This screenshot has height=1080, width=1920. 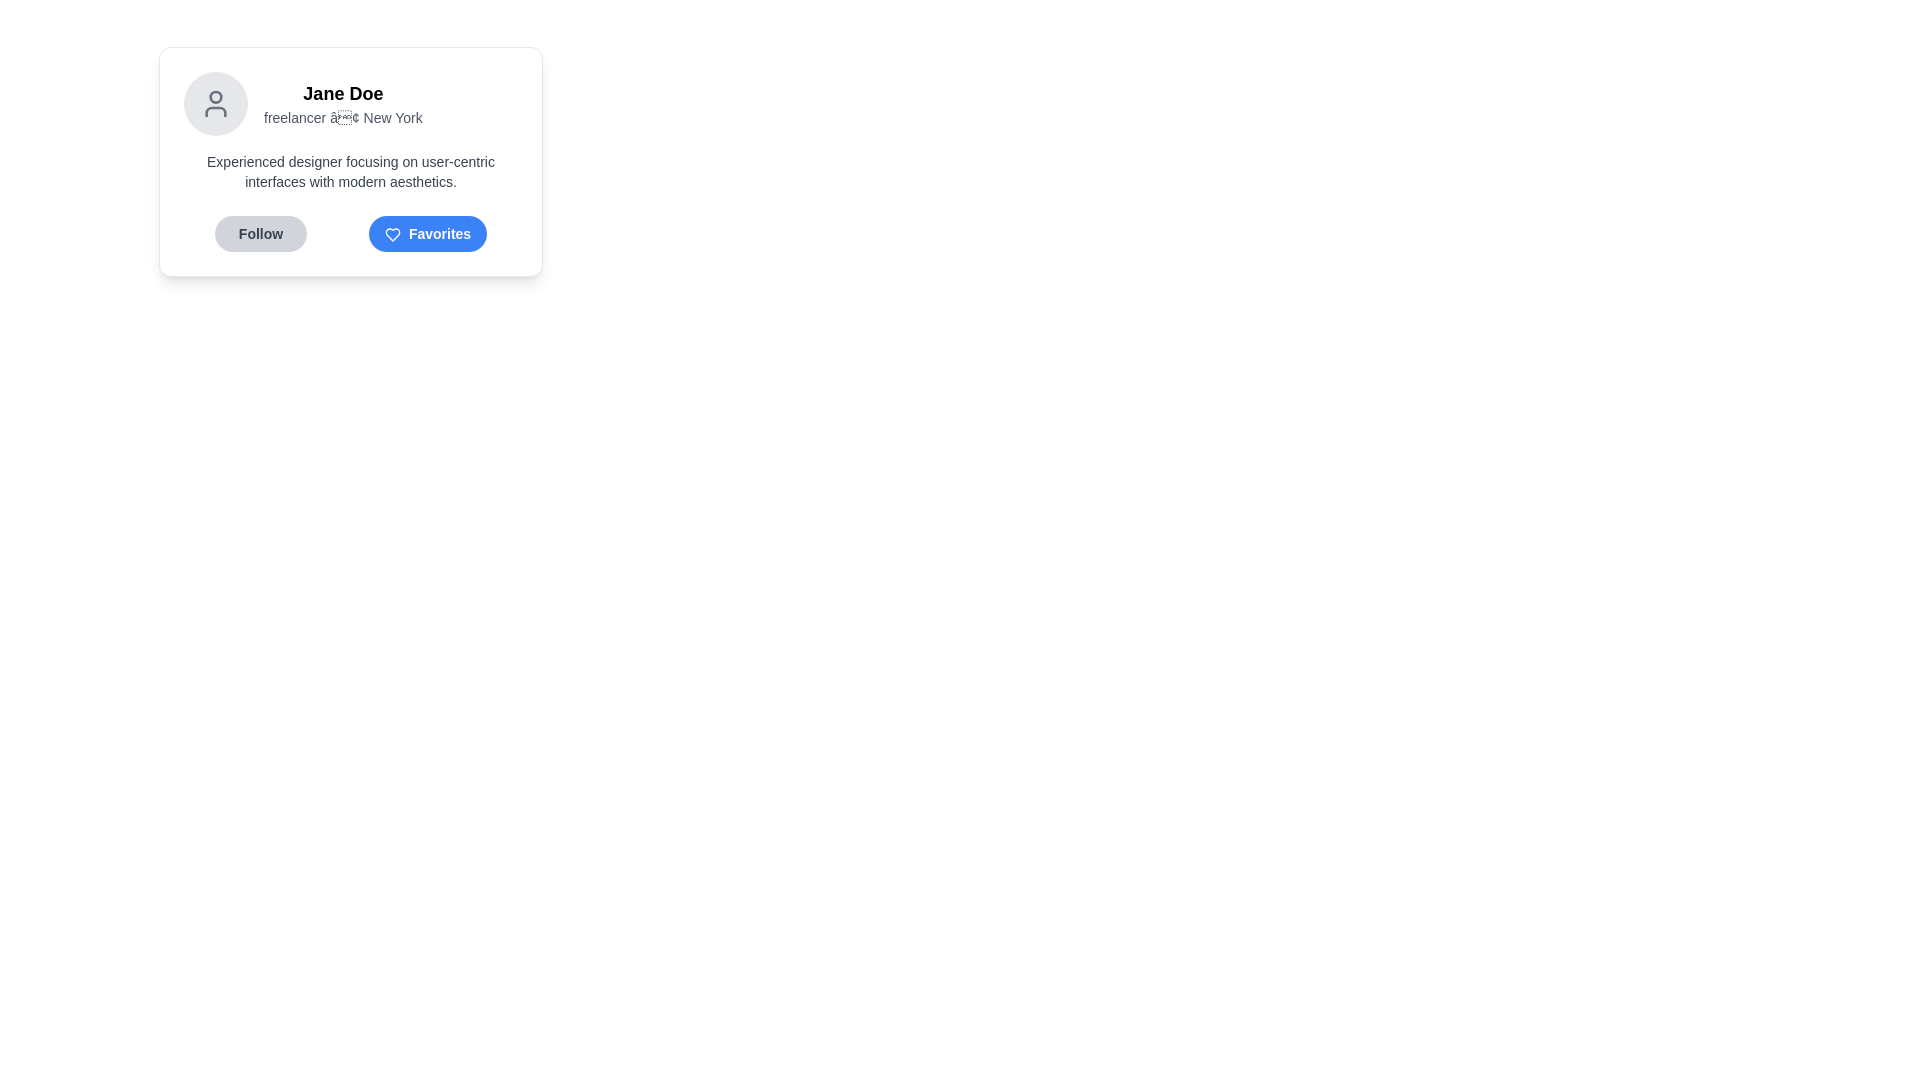 I want to click on the circular image placeholder icon with a user silhouette located at the top-left corner of the profile card for 'Jane Doe', so click(x=216, y=104).